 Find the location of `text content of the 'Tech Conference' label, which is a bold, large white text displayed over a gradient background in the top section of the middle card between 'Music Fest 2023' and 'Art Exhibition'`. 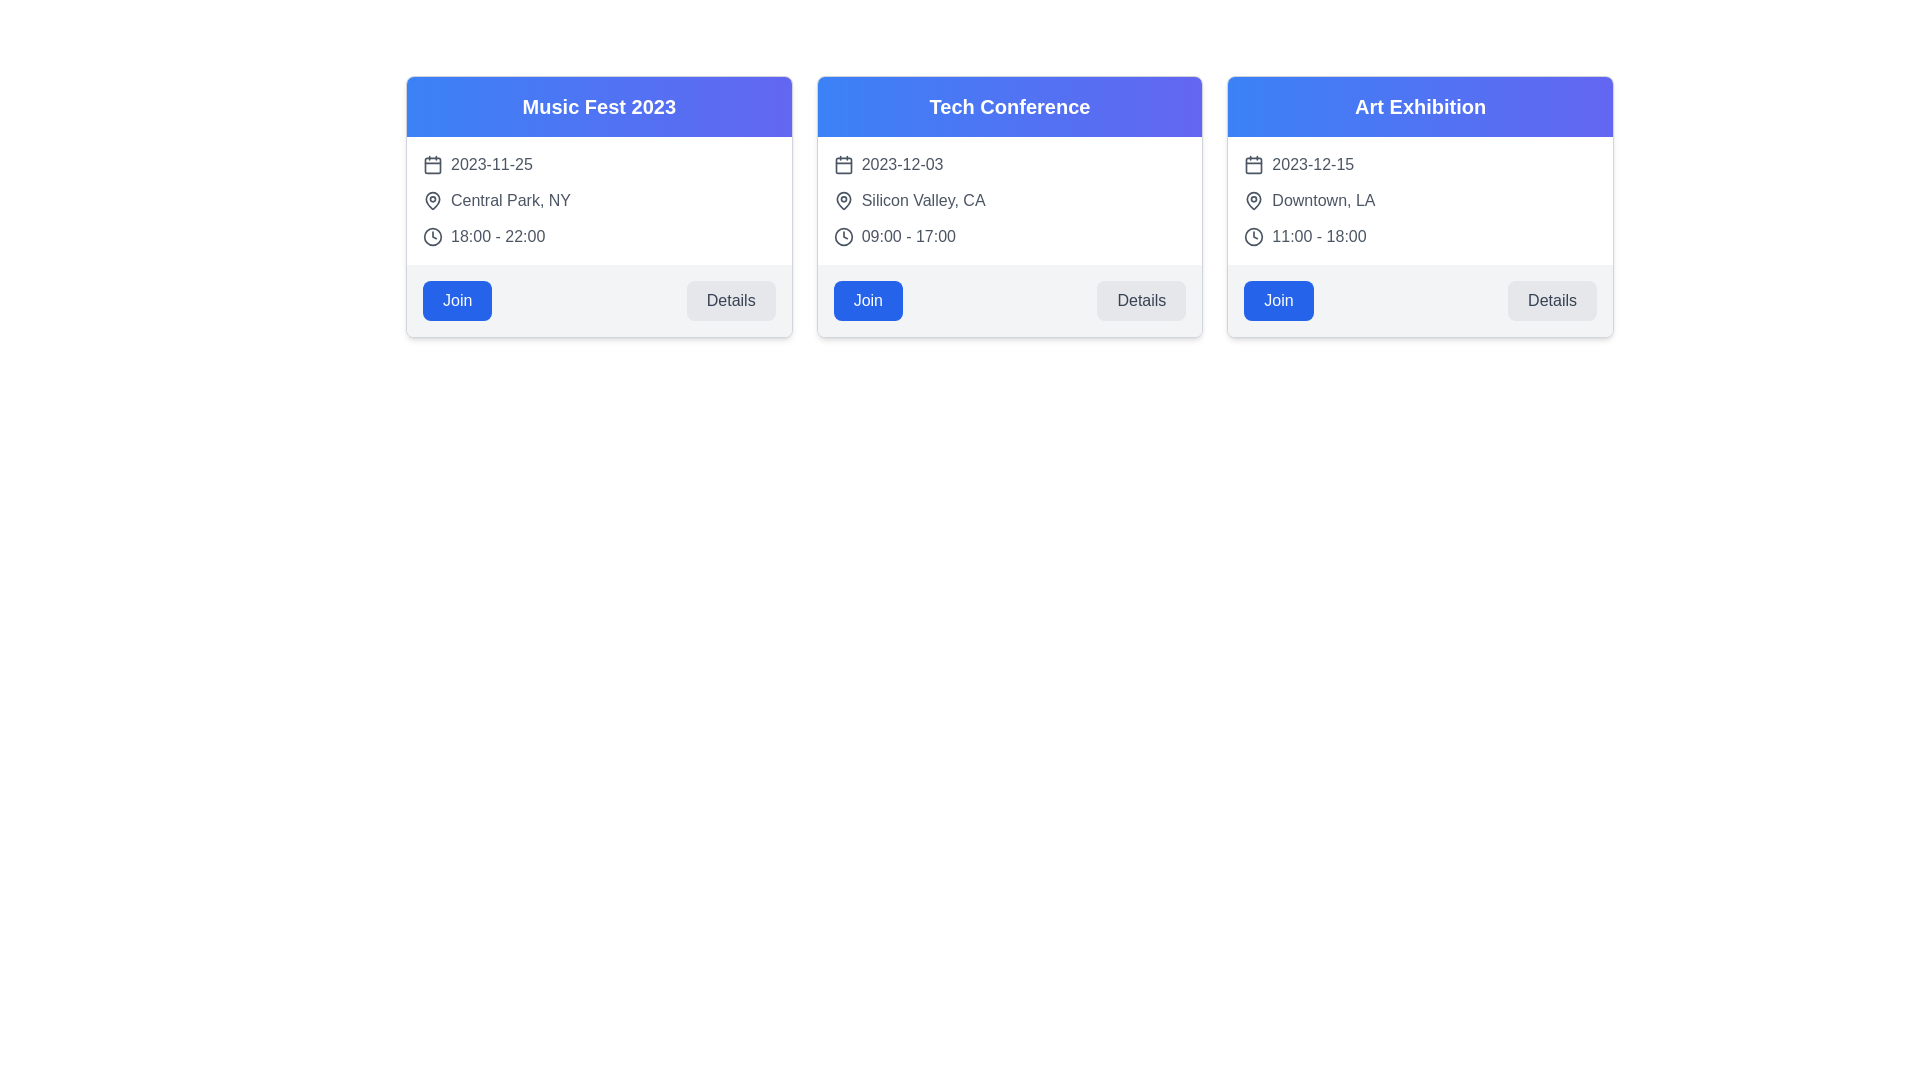

text content of the 'Tech Conference' label, which is a bold, large white text displayed over a gradient background in the top section of the middle card between 'Music Fest 2023' and 'Art Exhibition' is located at coordinates (1009, 107).